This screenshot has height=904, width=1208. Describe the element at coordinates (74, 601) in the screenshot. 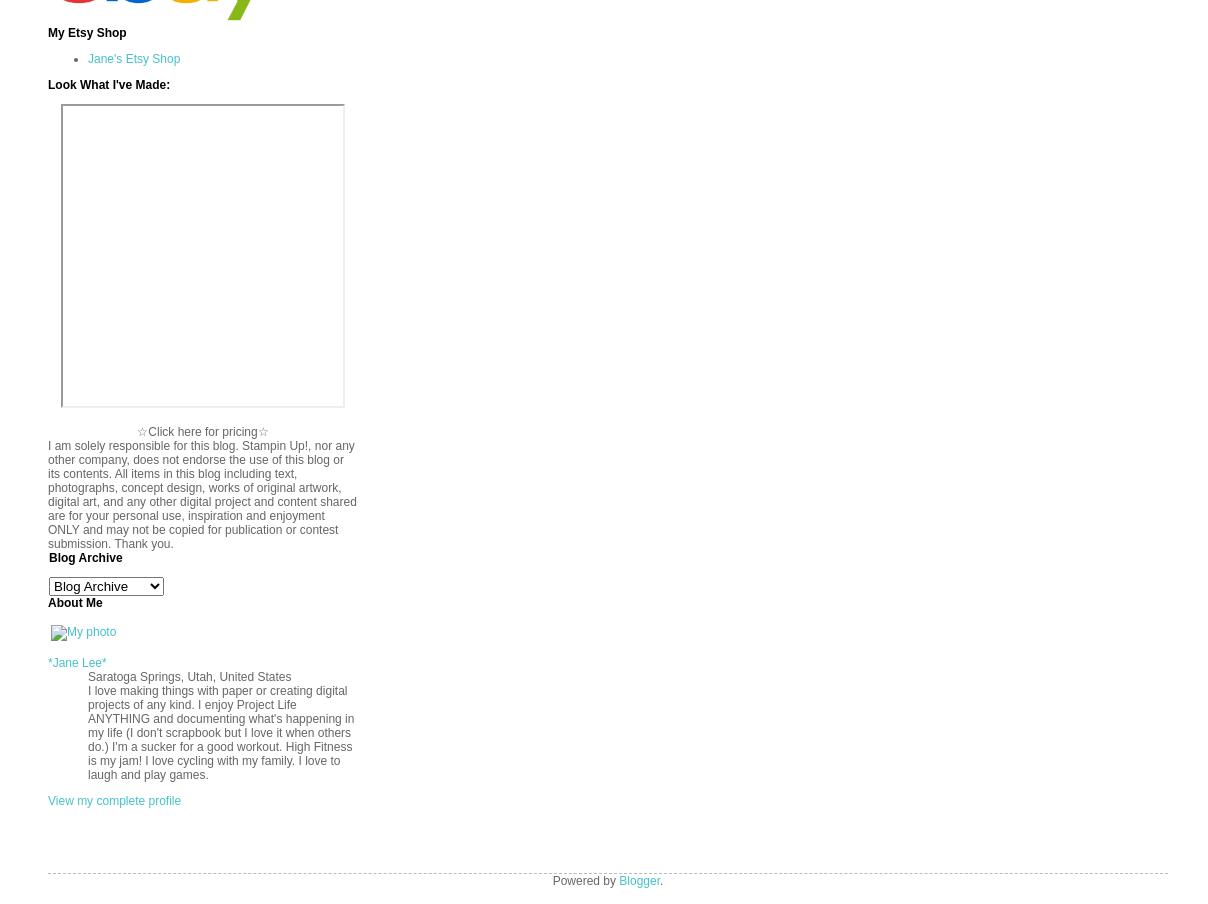

I see `'About Me'` at that location.